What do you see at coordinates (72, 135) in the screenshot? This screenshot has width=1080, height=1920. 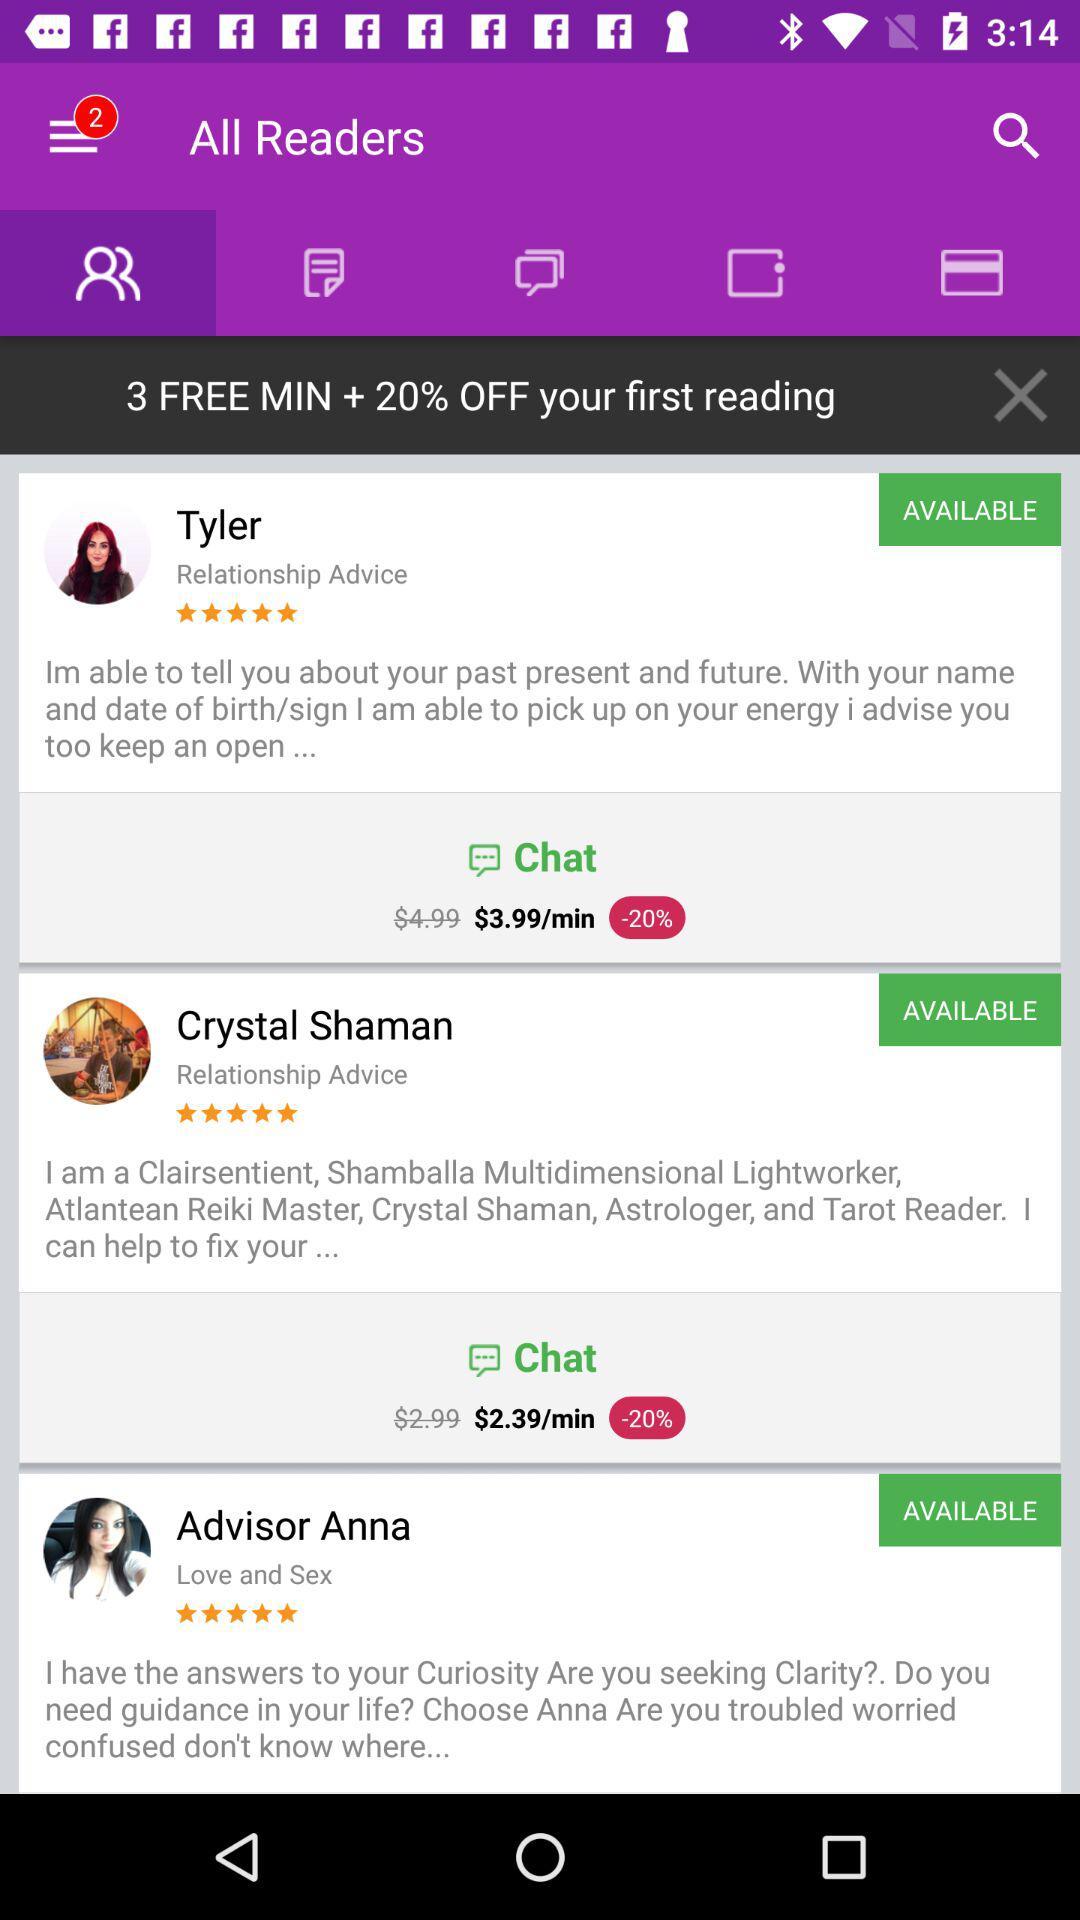 I see `the item next to the all readers icon` at bounding box center [72, 135].